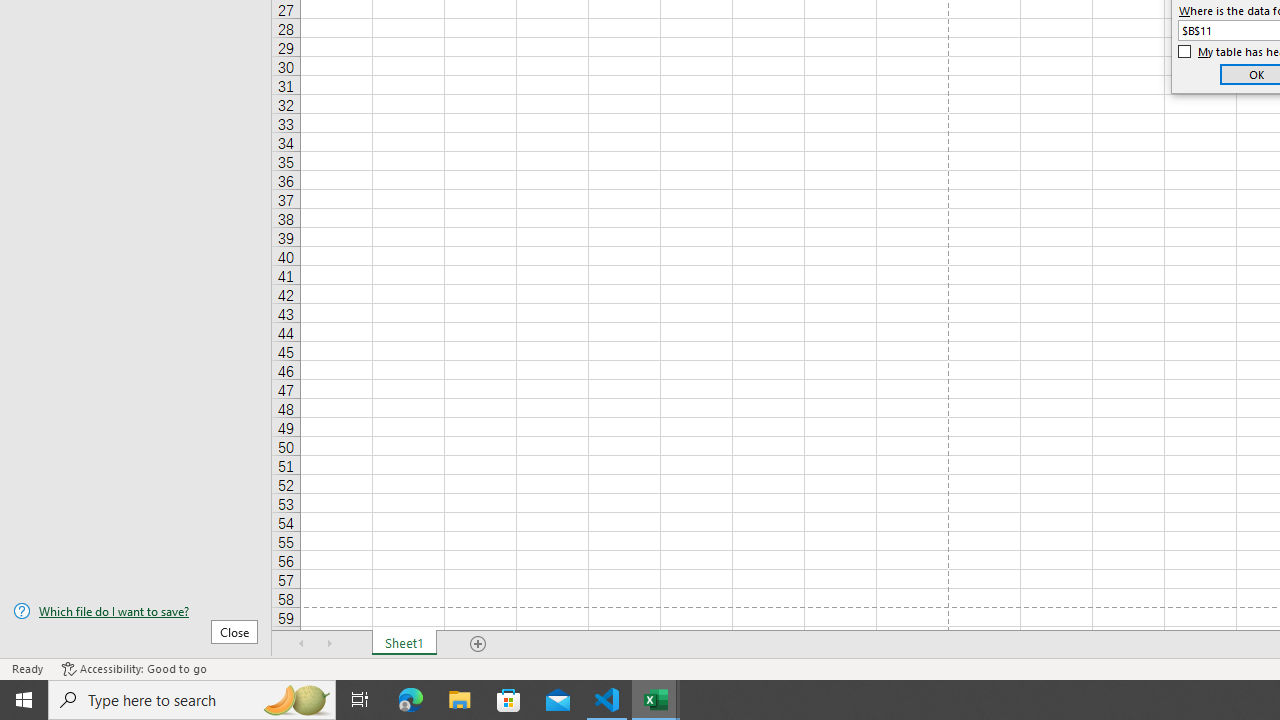 The width and height of the screenshot is (1280, 720). I want to click on 'Sheet1', so click(403, 644).